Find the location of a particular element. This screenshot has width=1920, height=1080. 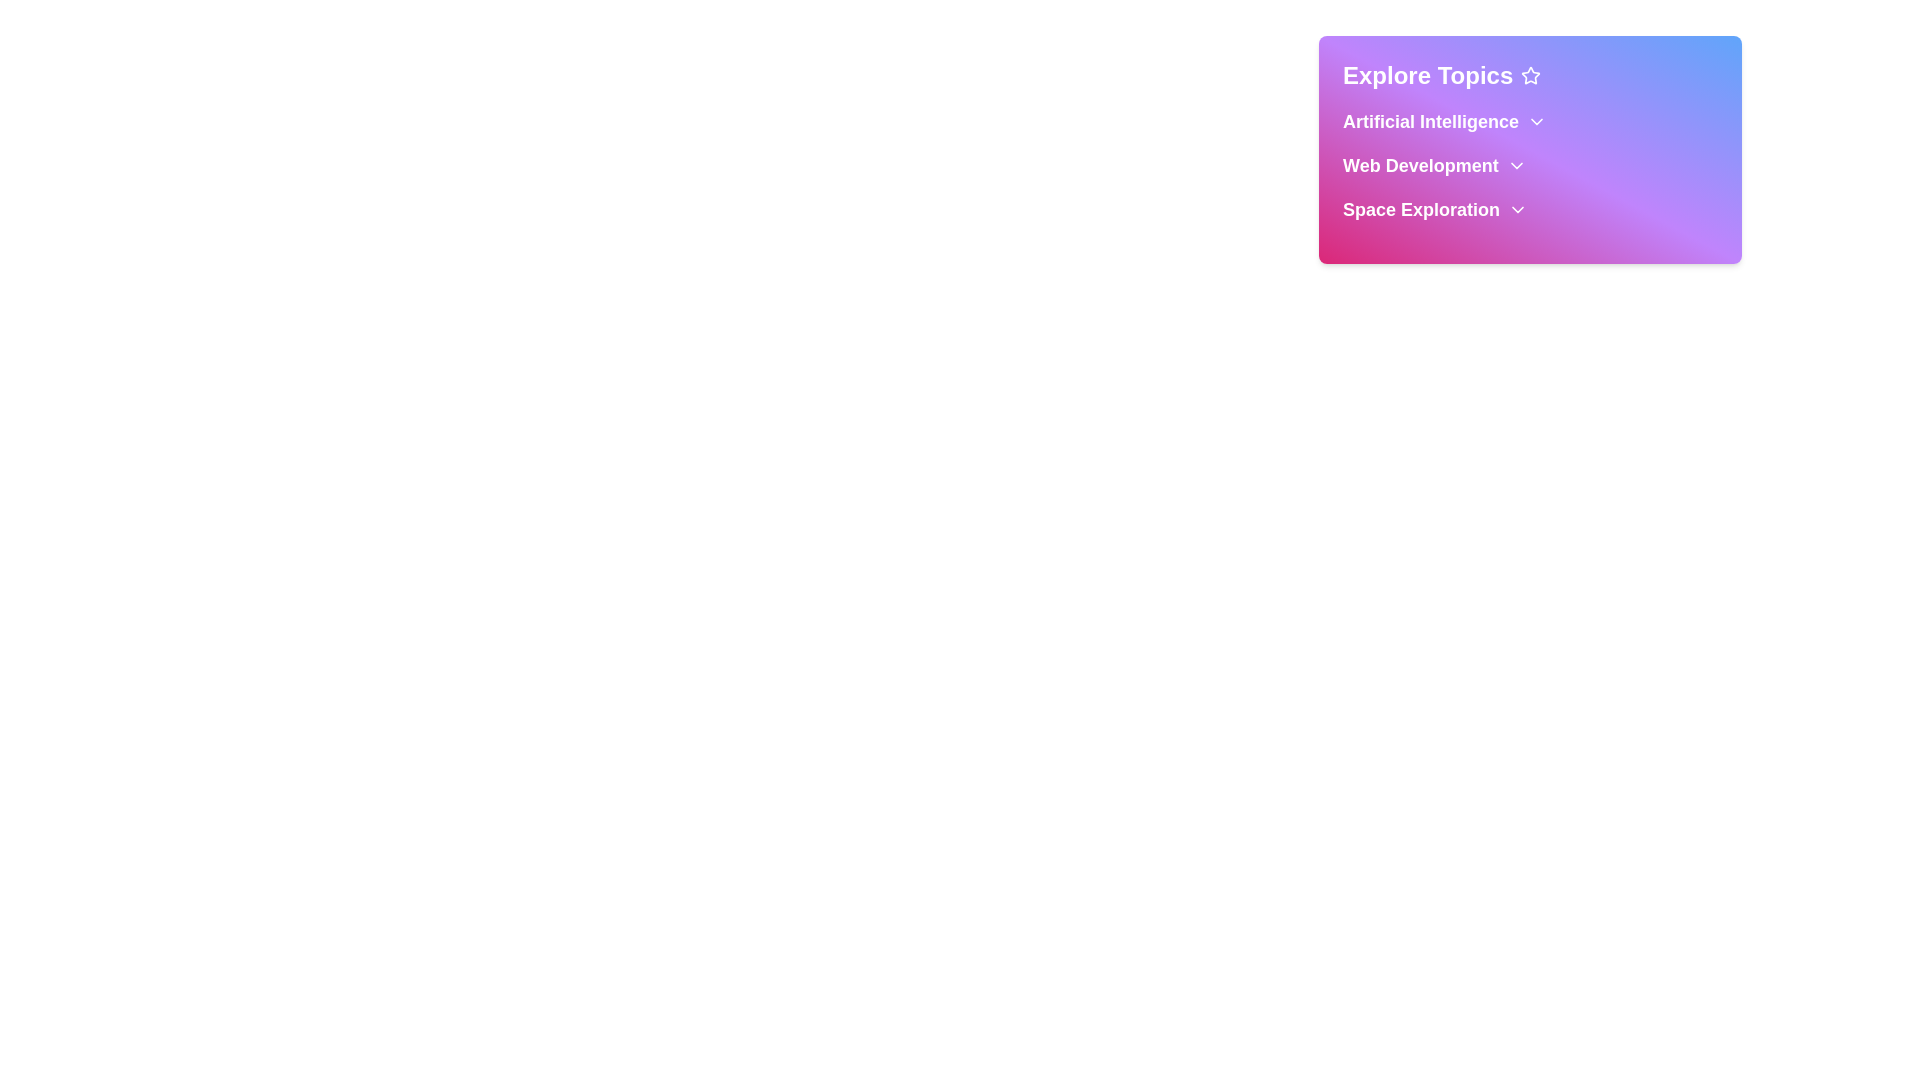

the 'Web Development' category in the interactive list item located in the 'Explore Topics' section is located at coordinates (1529, 164).